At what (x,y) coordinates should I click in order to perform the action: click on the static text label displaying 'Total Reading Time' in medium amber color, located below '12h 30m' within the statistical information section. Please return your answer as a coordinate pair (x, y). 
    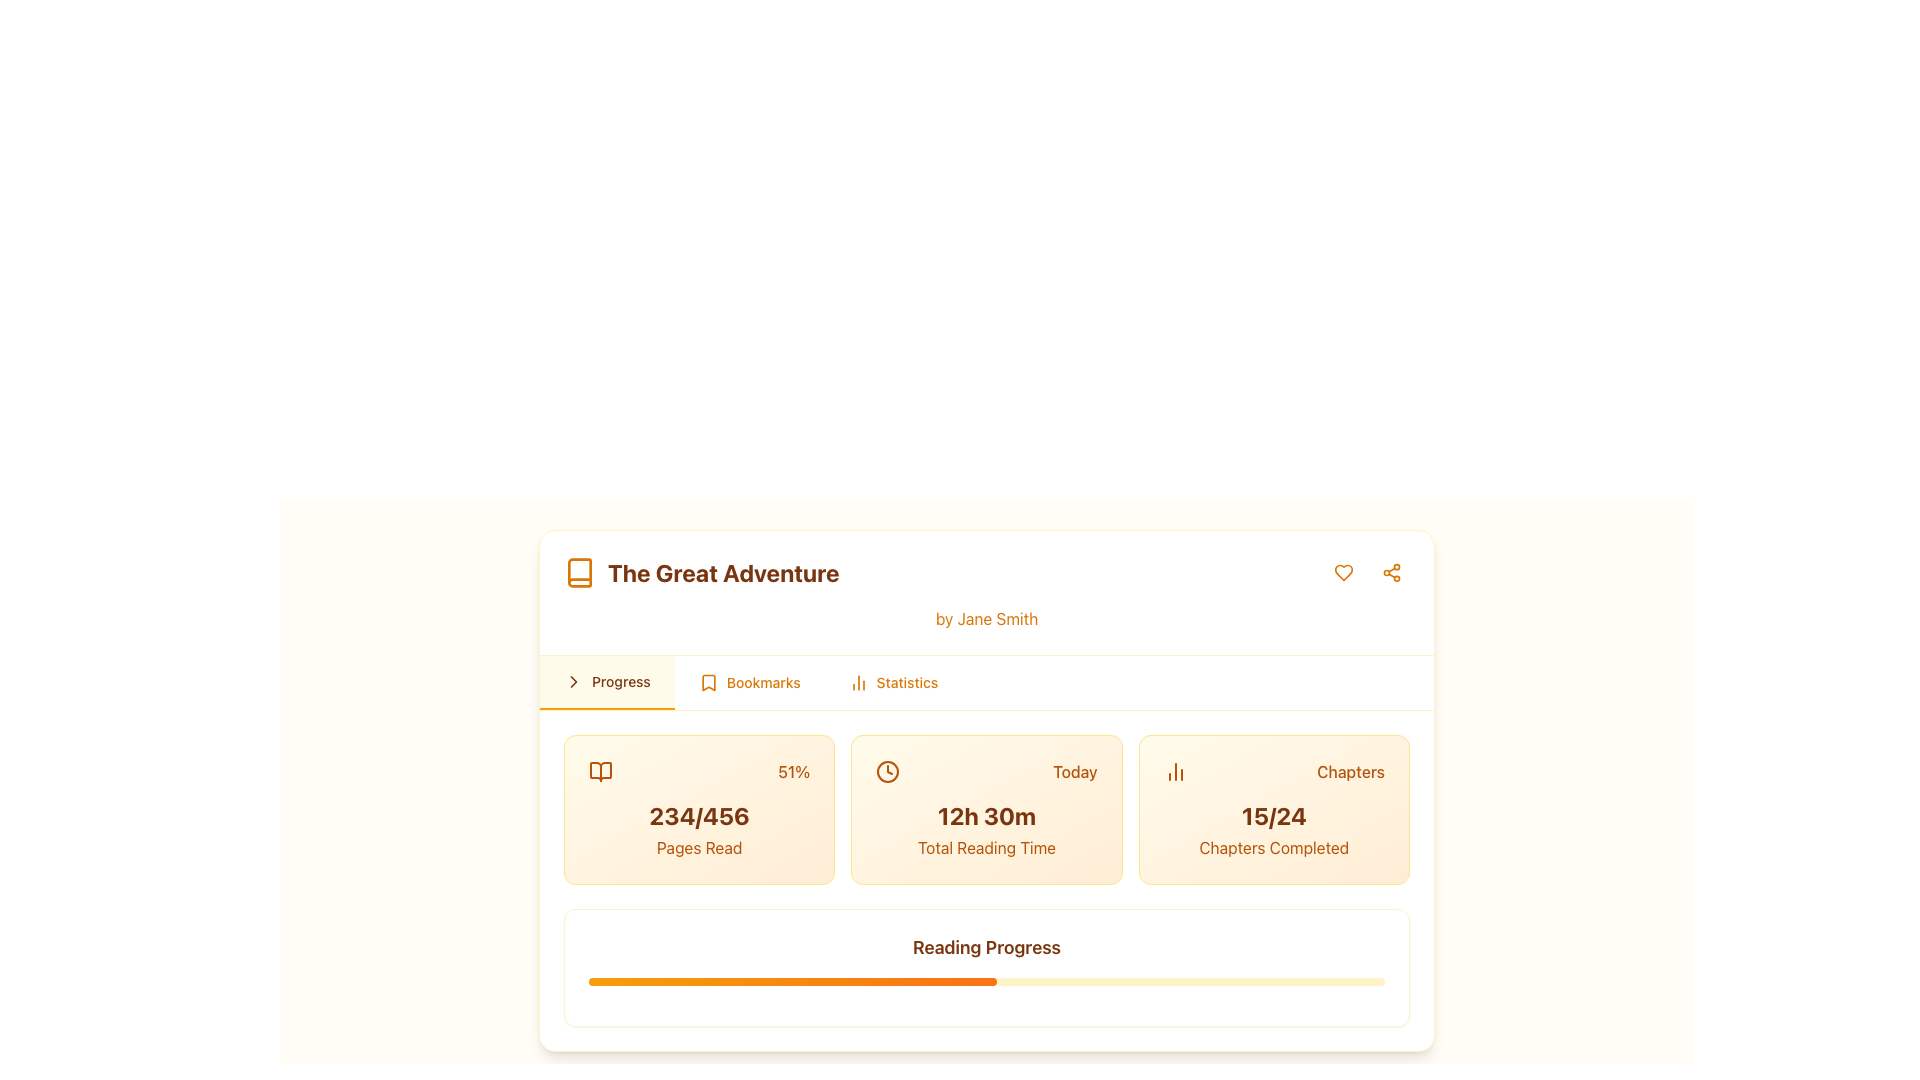
    Looking at the image, I should click on (987, 848).